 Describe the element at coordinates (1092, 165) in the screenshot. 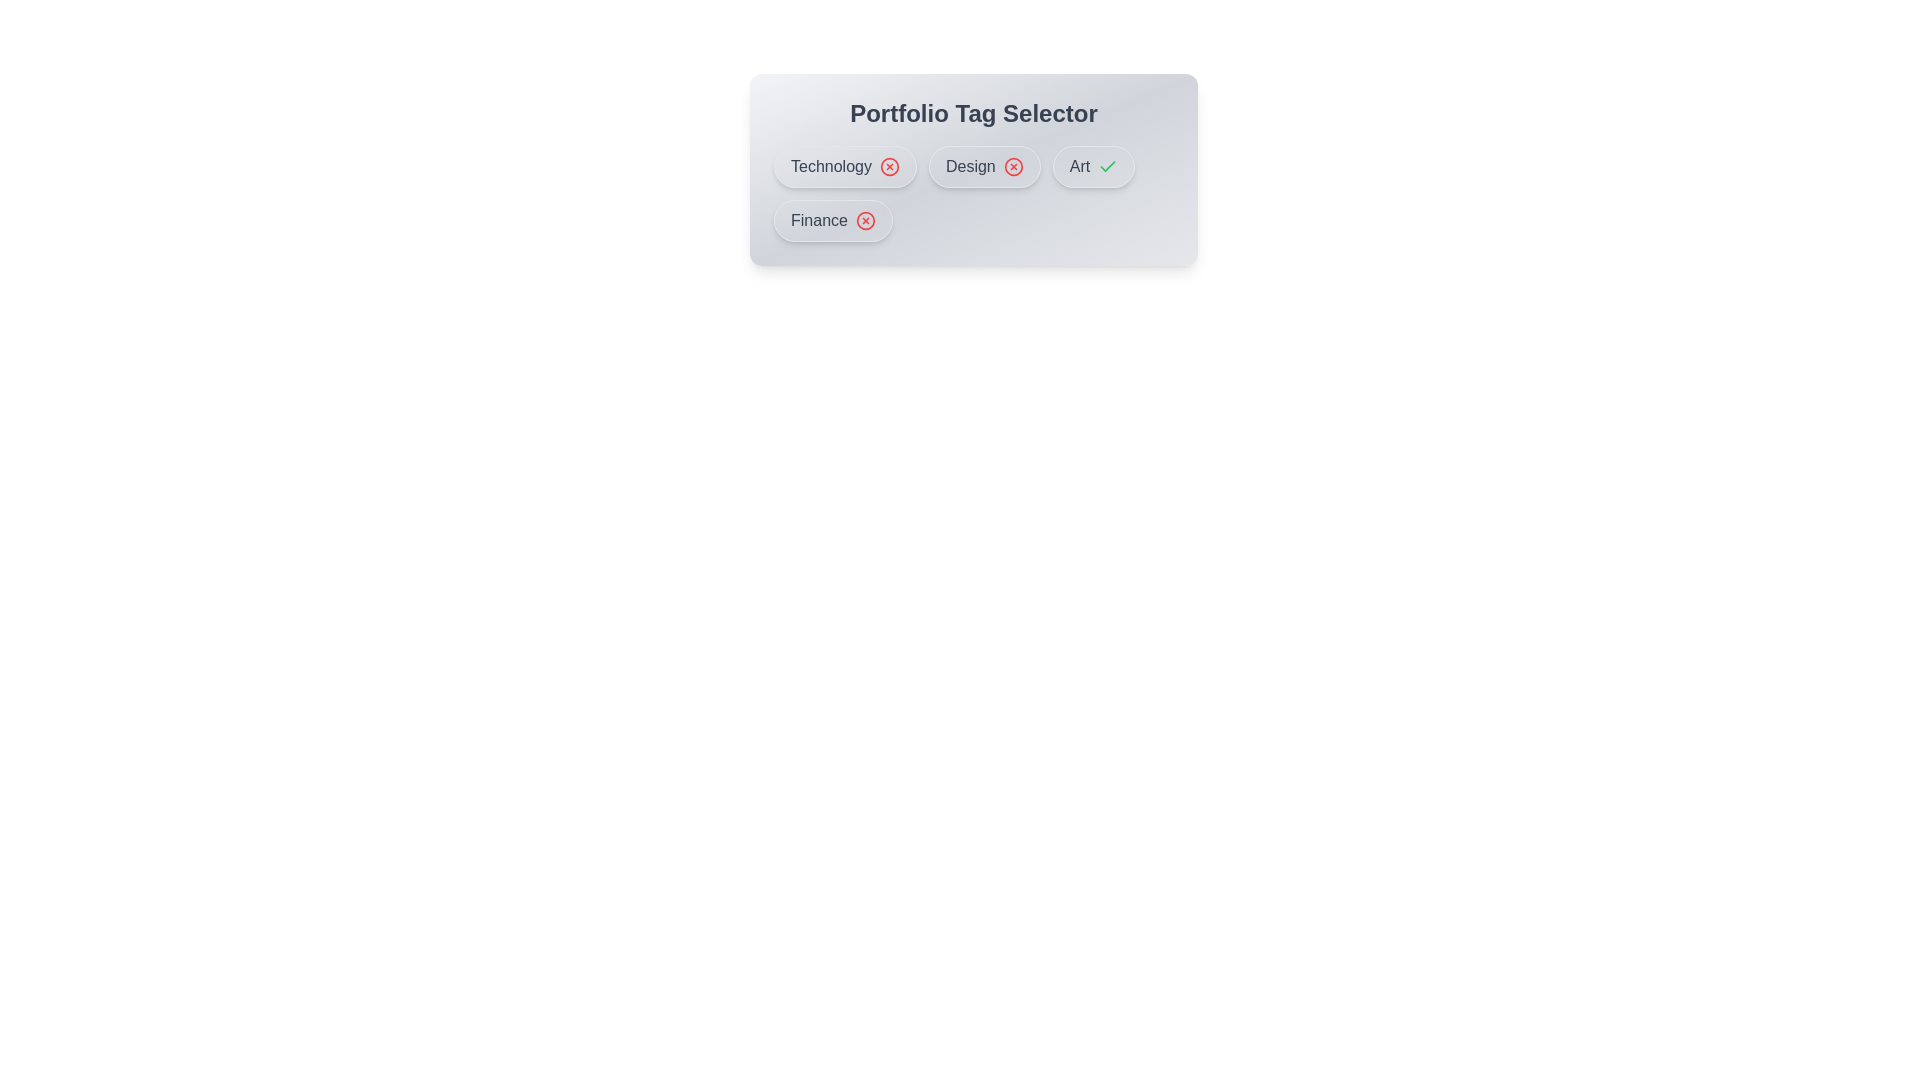

I see `the tag Art` at that location.